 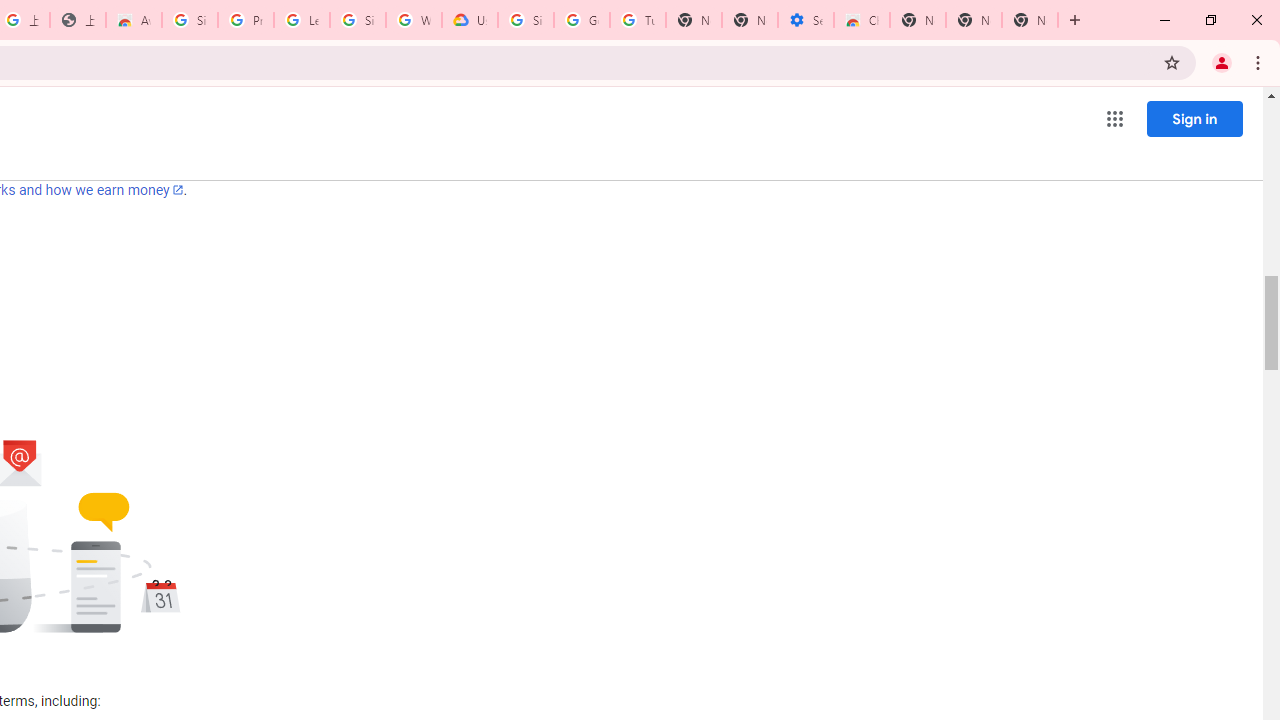 What do you see at coordinates (1074, 20) in the screenshot?
I see `'New Tab'` at bounding box center [1074, 20].